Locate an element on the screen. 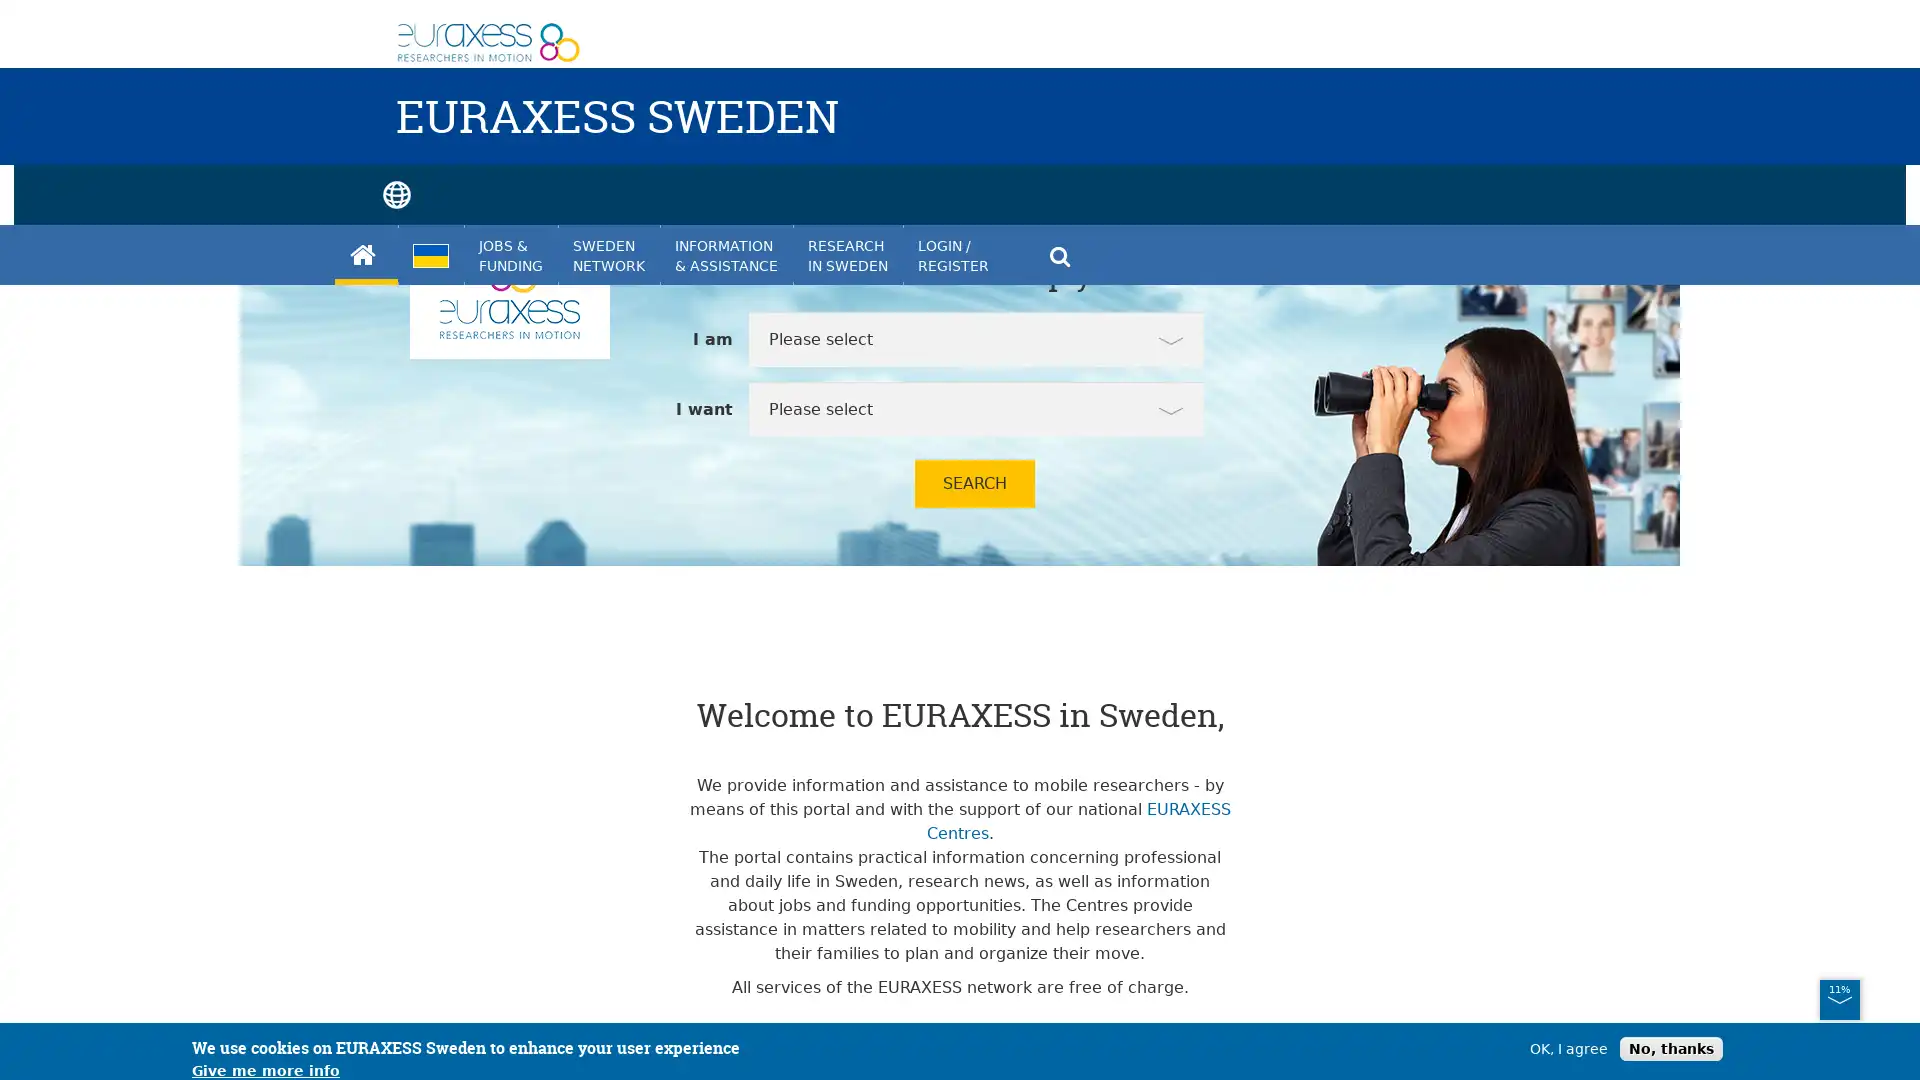  OK, I agree is located at coordinates (1568, 1047).